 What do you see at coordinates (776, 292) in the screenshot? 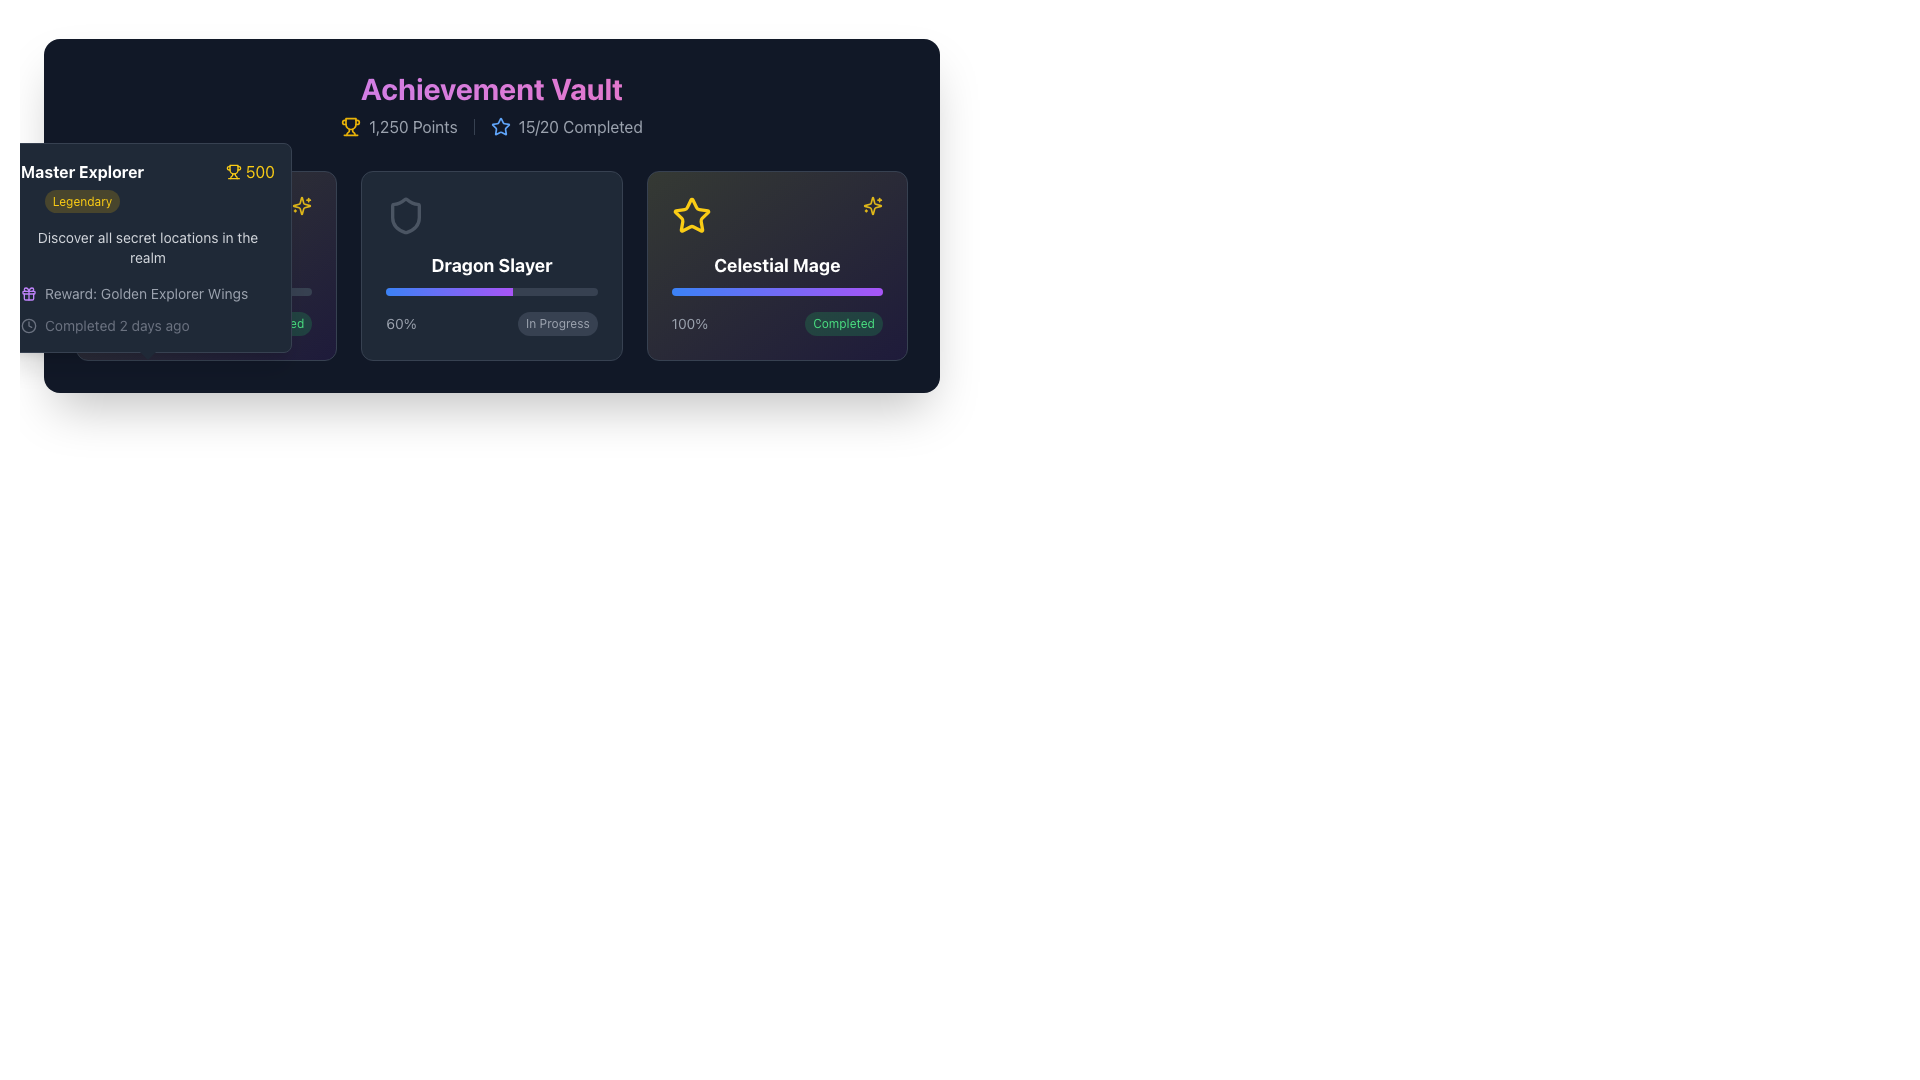
I see `the thin rectangular progress bar with rounded edges, which has a gradient background transitioning from blue to purple, located below the title 'Celestial Mage' and above the percentage label '100%' and the status badge 'Completed'` at bounding box center [776, 292].